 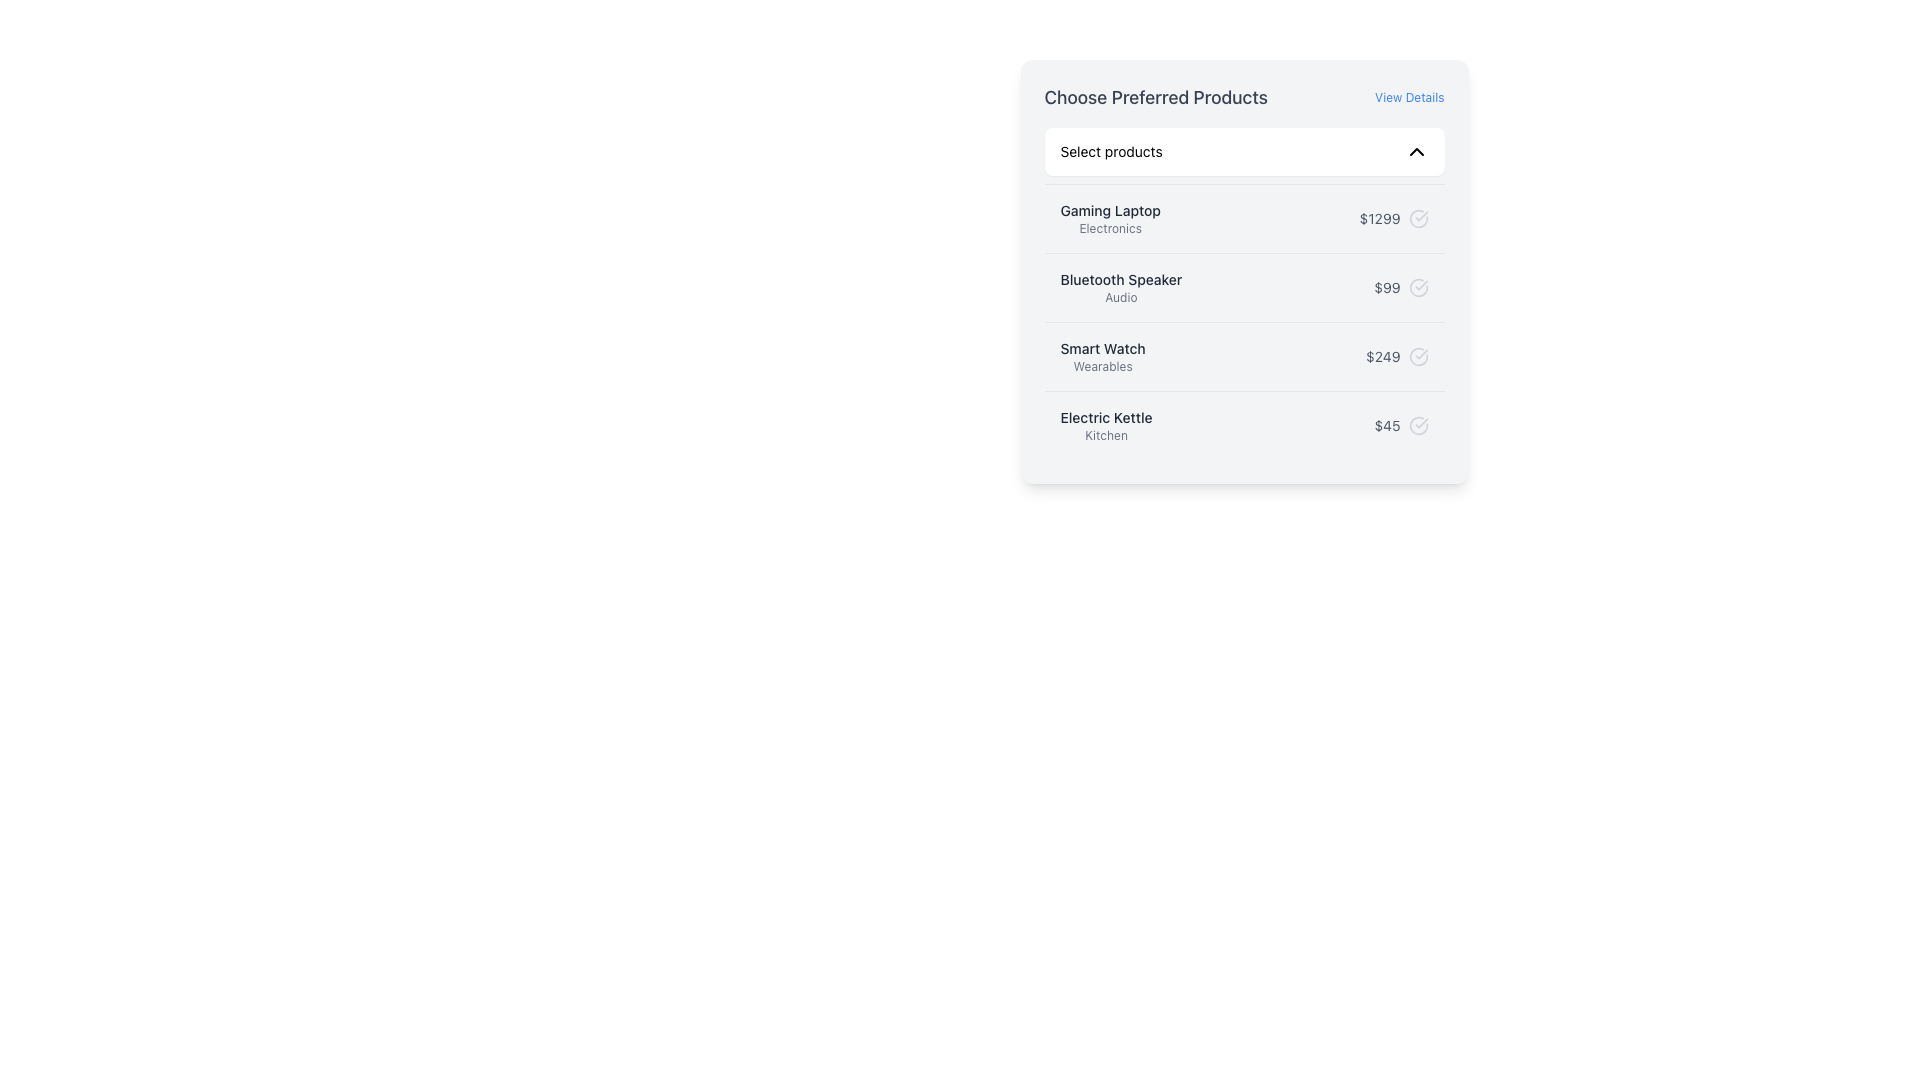 I want to click on the circular gray icon with a checkmark that is located next to the price label of $249 in the third row of the product list, adjacent to the product name 'Smart Watch', so click(x=1417, y=356).